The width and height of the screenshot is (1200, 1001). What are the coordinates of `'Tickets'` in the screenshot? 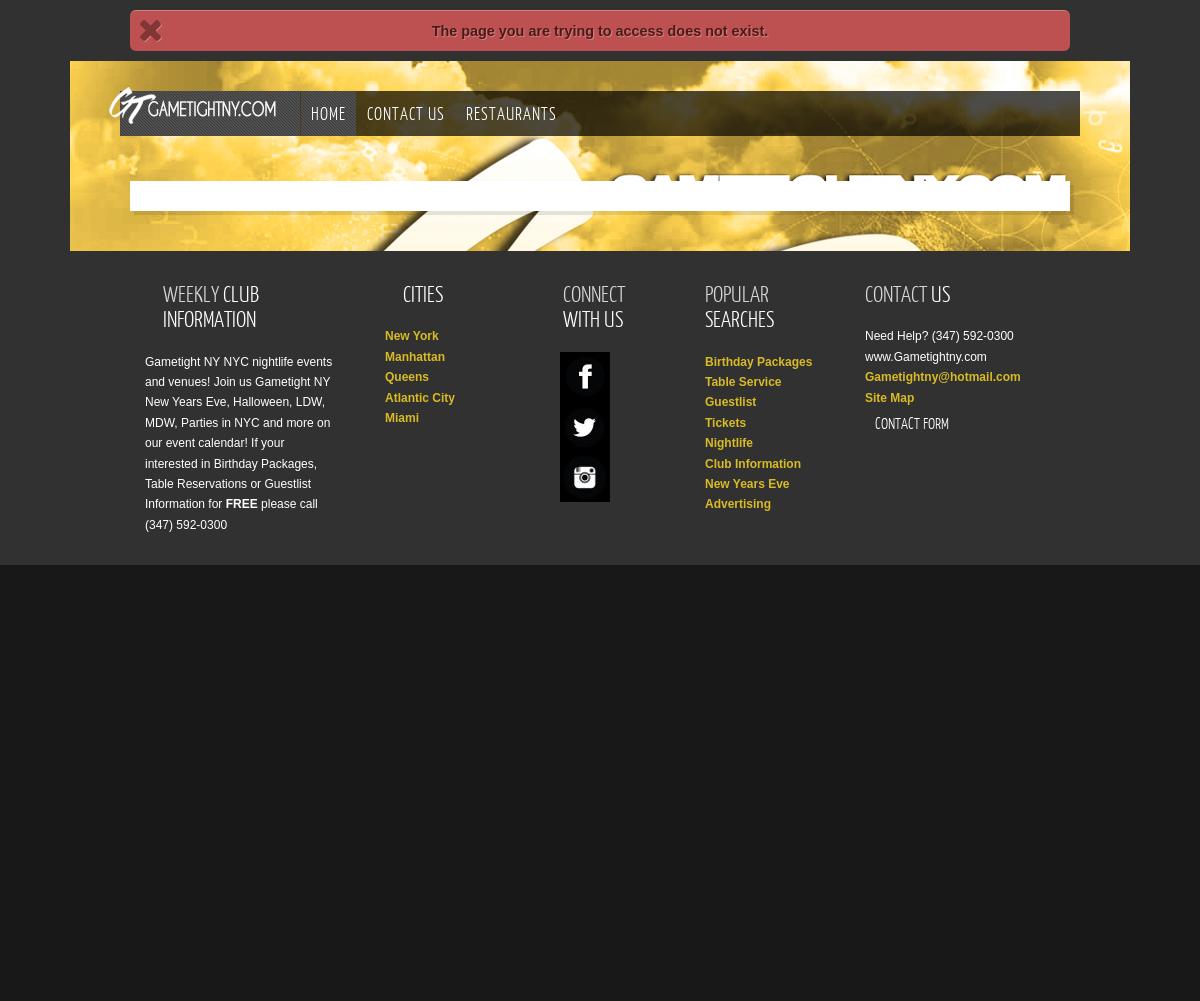 It's located at (705, 421).